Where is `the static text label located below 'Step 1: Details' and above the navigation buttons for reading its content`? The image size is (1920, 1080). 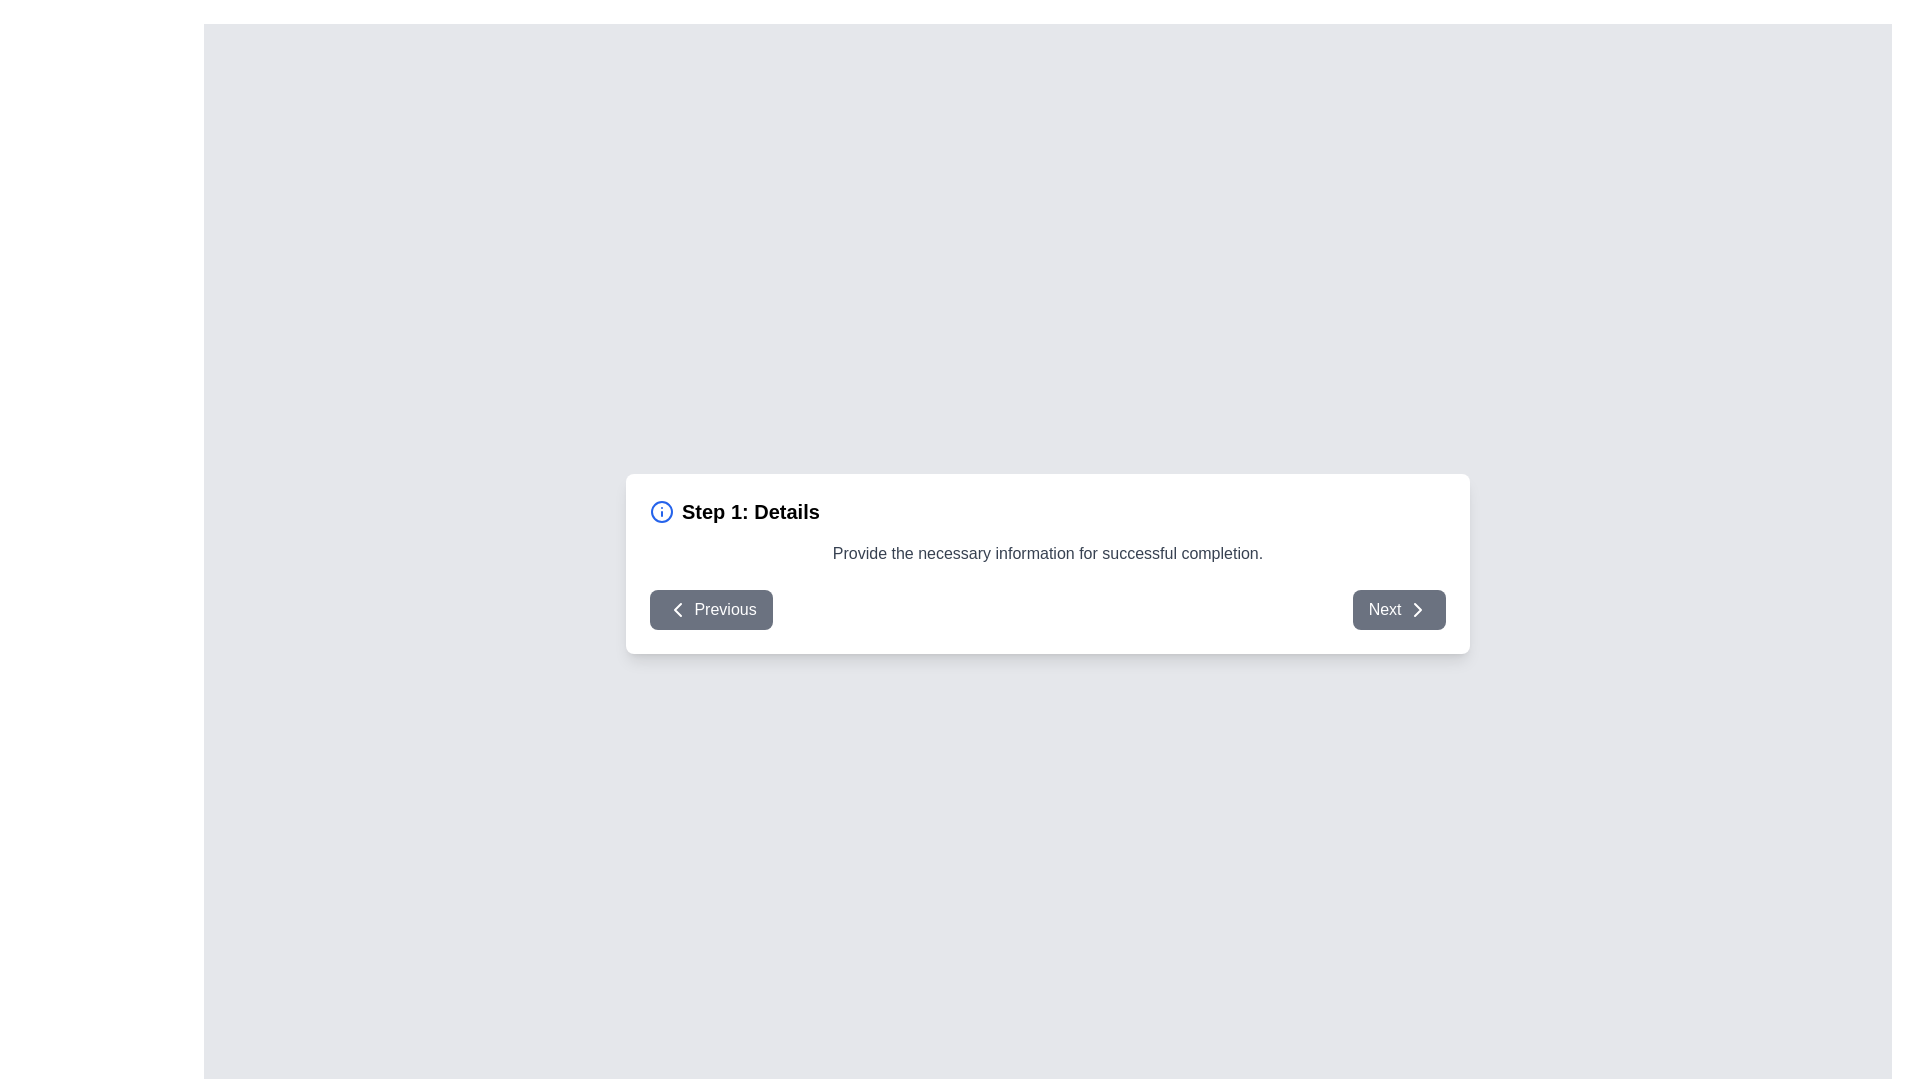
the static text label located below 'Step 1: Details' and above the navigation buttons for reading its content is located at coordinates (1046, 552).